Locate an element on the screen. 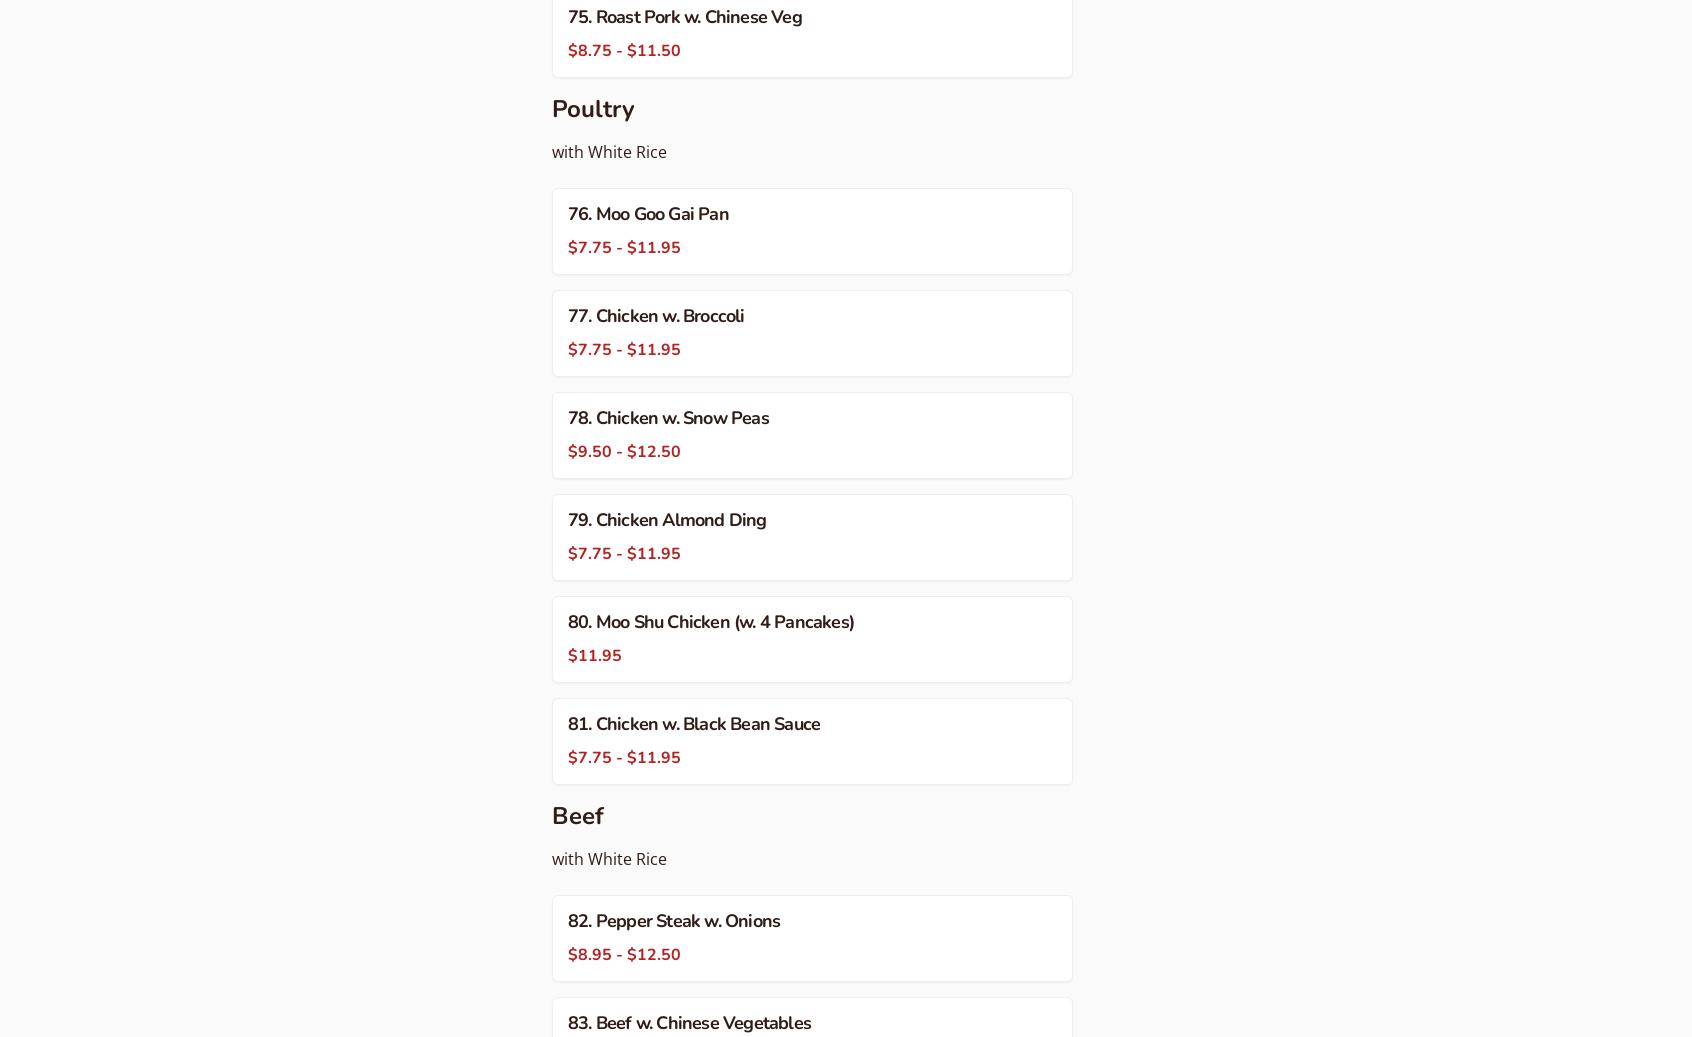 This screenshot has height=1037, width=1692. '75. Roast Pork w. Chinese Veg' is located at coordinates (684, 16).